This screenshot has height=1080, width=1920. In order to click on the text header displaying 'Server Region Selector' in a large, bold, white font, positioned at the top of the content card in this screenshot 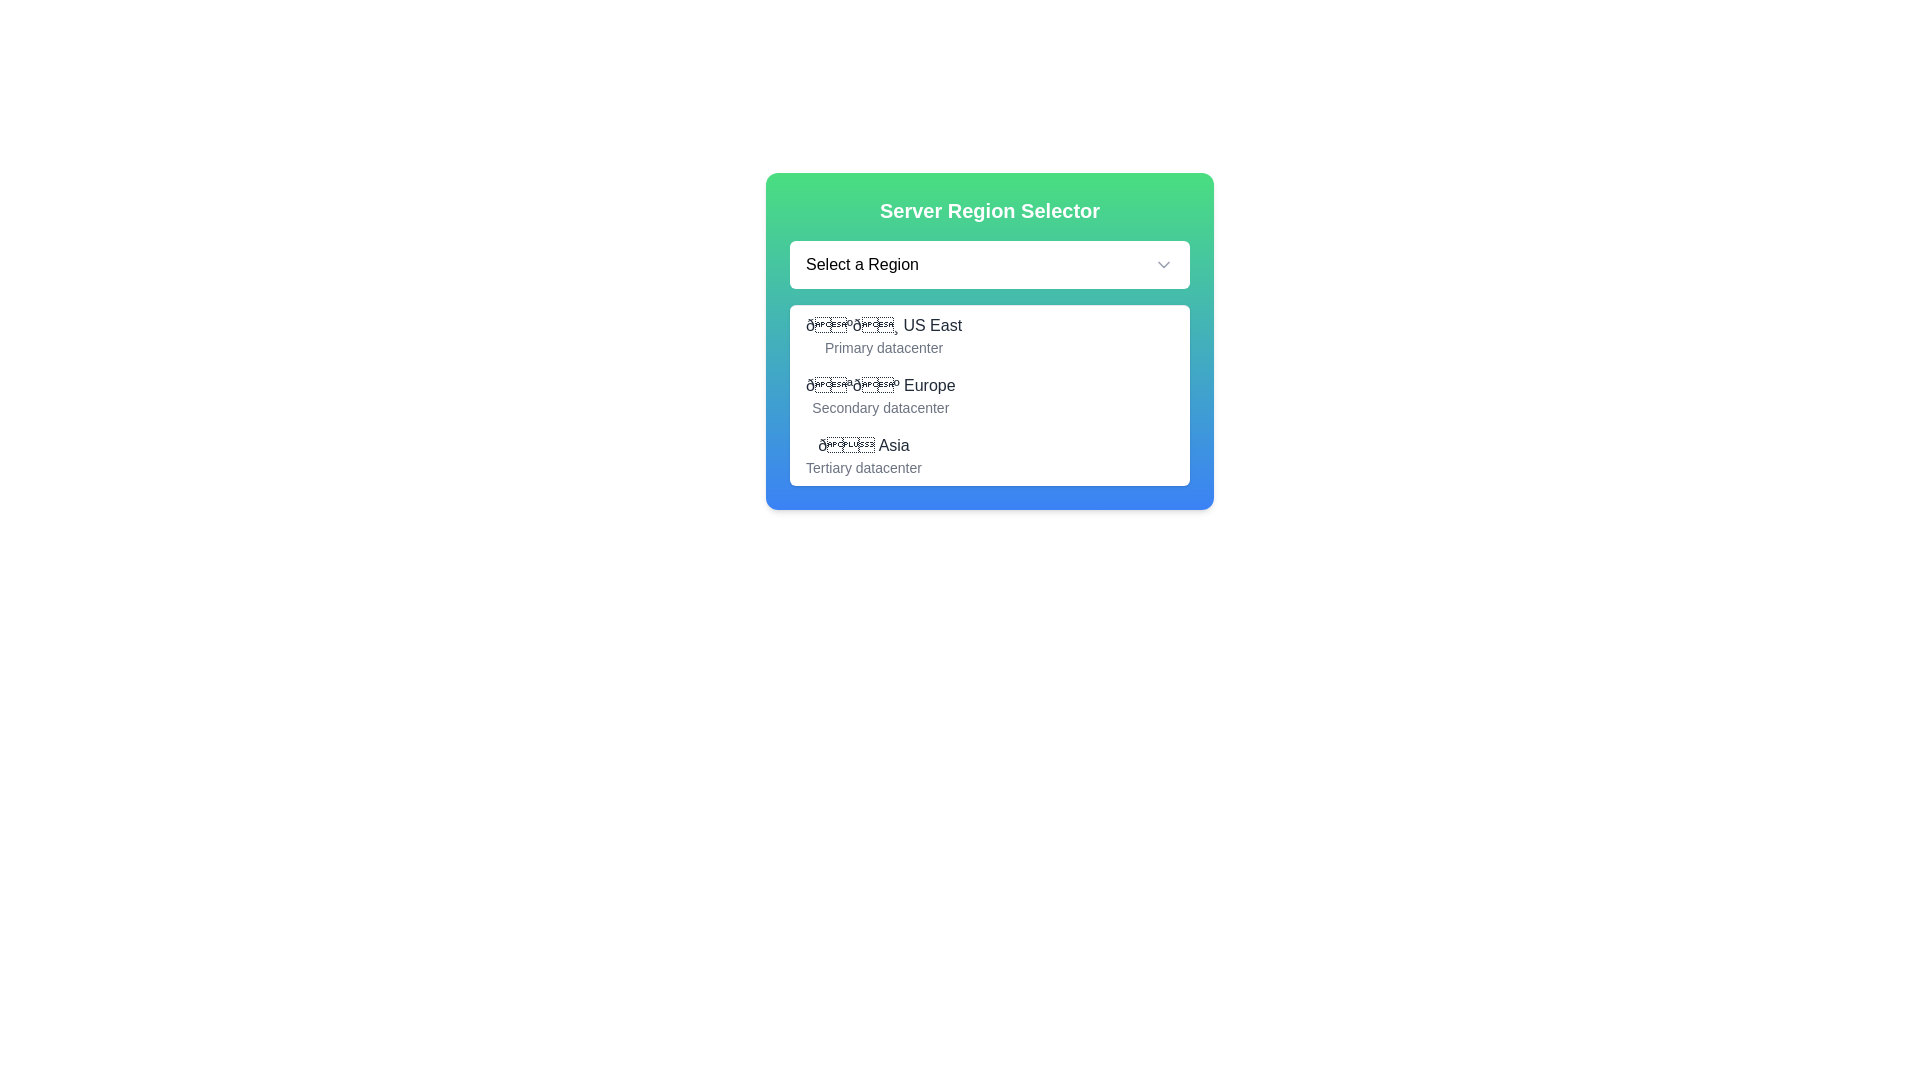, I will do `click(989, 211)`.